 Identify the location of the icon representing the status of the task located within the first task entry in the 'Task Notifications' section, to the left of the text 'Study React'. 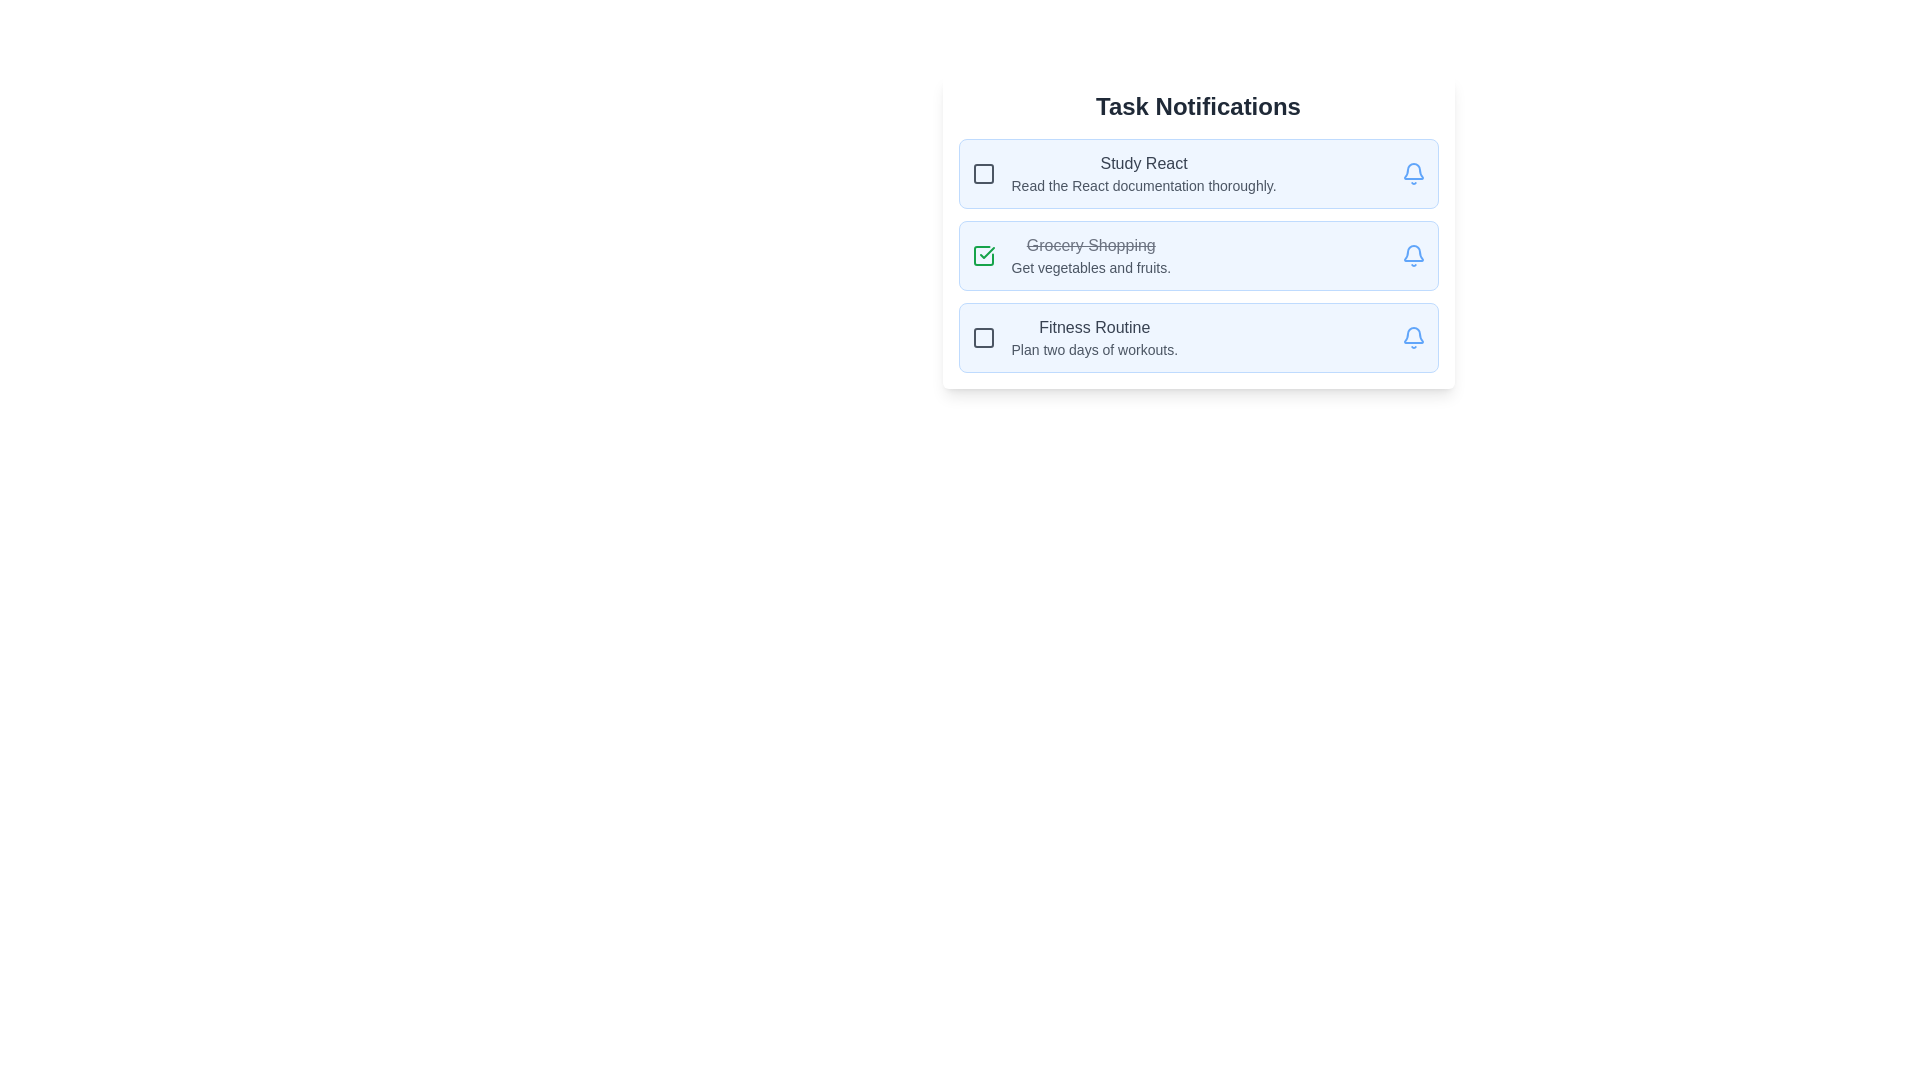
(983, 172).